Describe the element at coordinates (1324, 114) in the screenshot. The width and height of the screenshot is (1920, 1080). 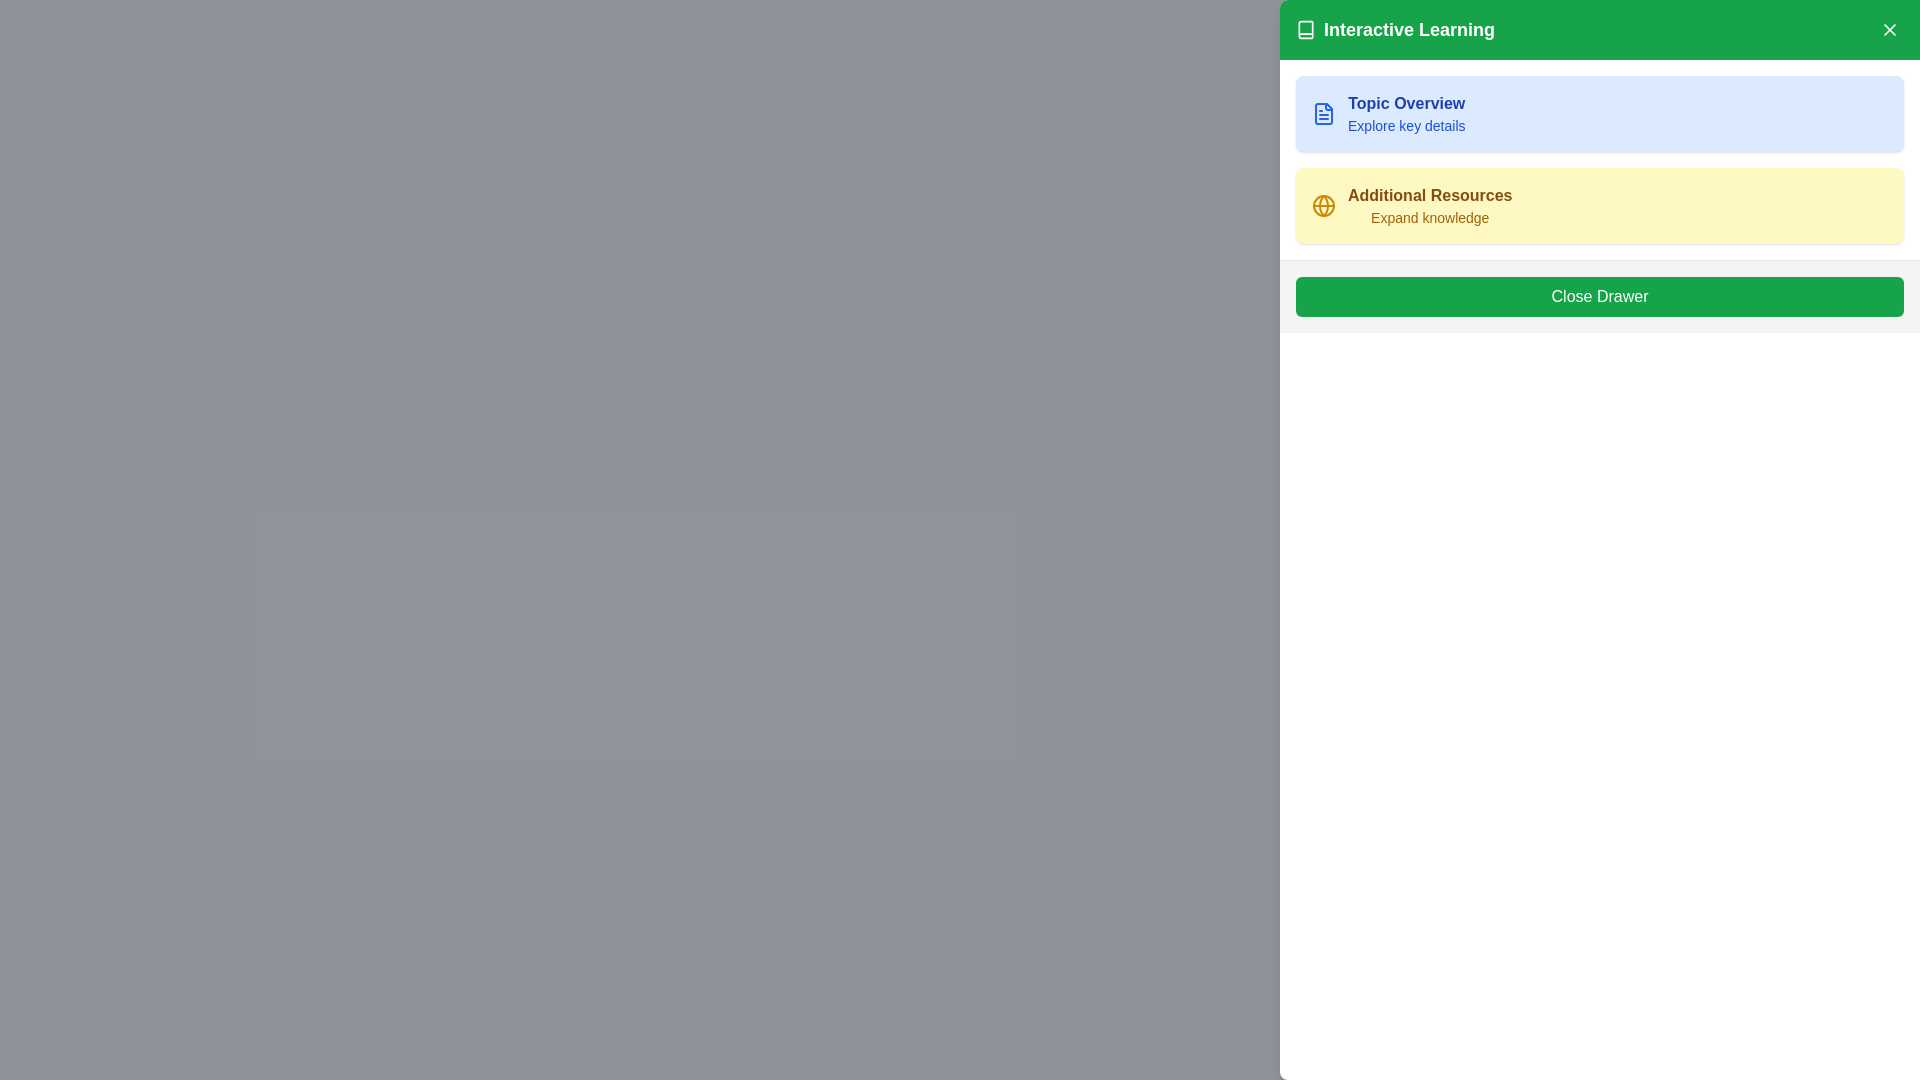
I see `the overview icon located at the top of the right-side panel in the 'Topic Overview' section` at that location.